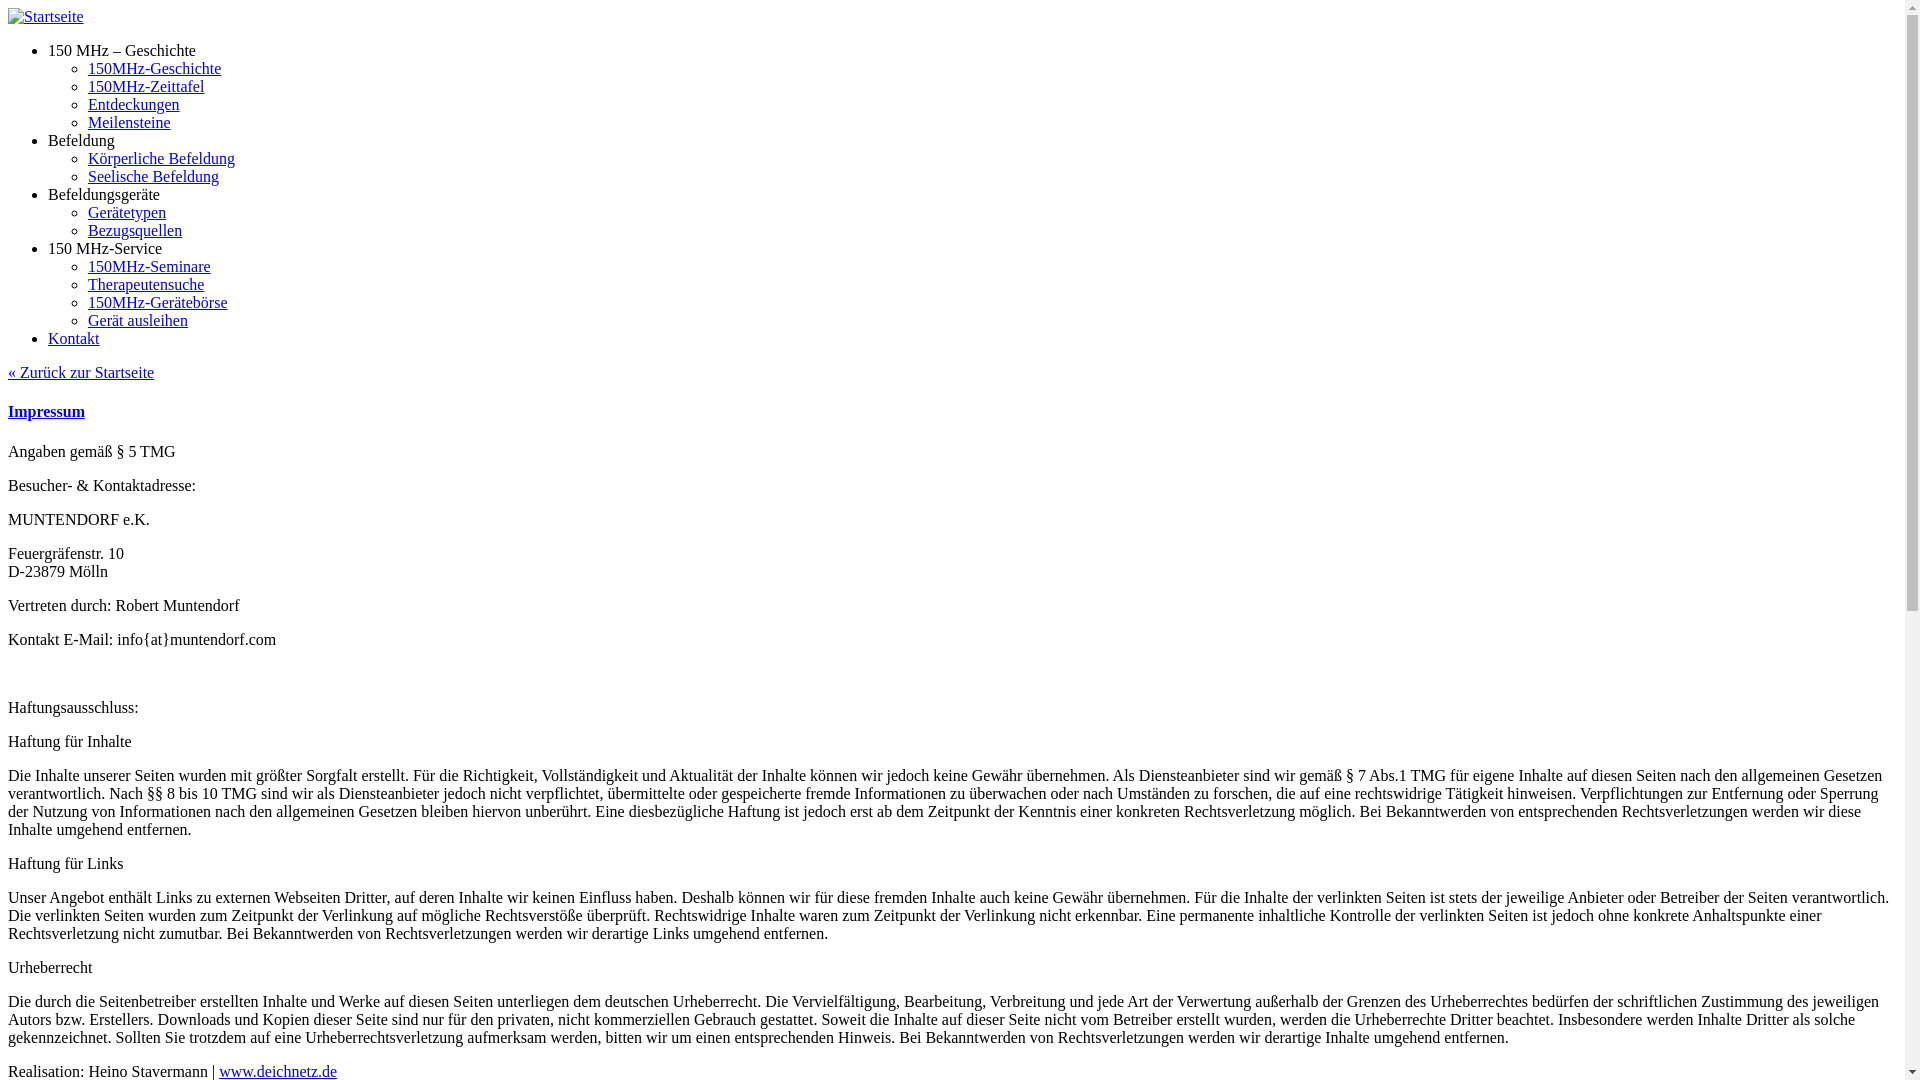  Describe the element at coordinates (73, 337) in the screenshot. I see `'Kontakt'` at that location.